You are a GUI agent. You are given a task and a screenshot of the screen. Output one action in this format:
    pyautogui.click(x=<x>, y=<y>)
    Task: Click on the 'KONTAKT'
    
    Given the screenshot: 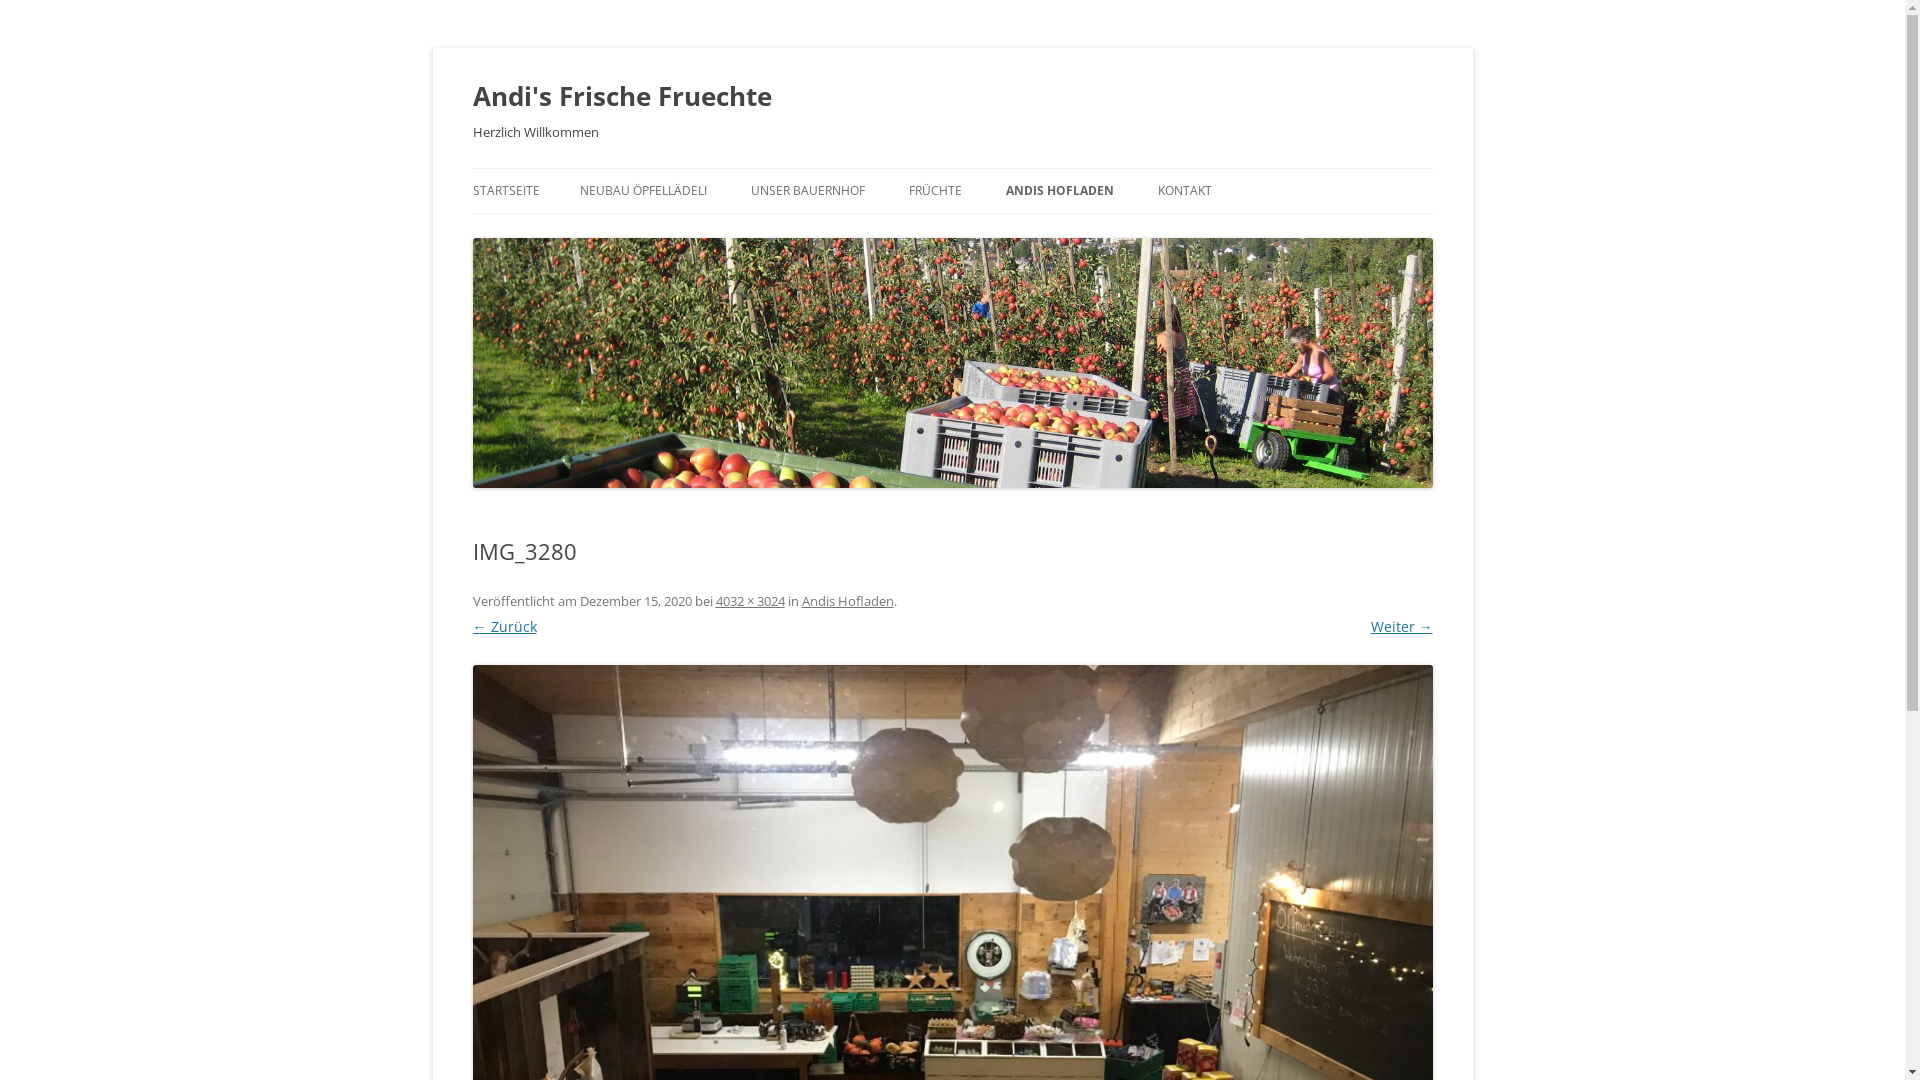 What is the action you would take?
    pyautogui.click(x=1185, y=191)
    